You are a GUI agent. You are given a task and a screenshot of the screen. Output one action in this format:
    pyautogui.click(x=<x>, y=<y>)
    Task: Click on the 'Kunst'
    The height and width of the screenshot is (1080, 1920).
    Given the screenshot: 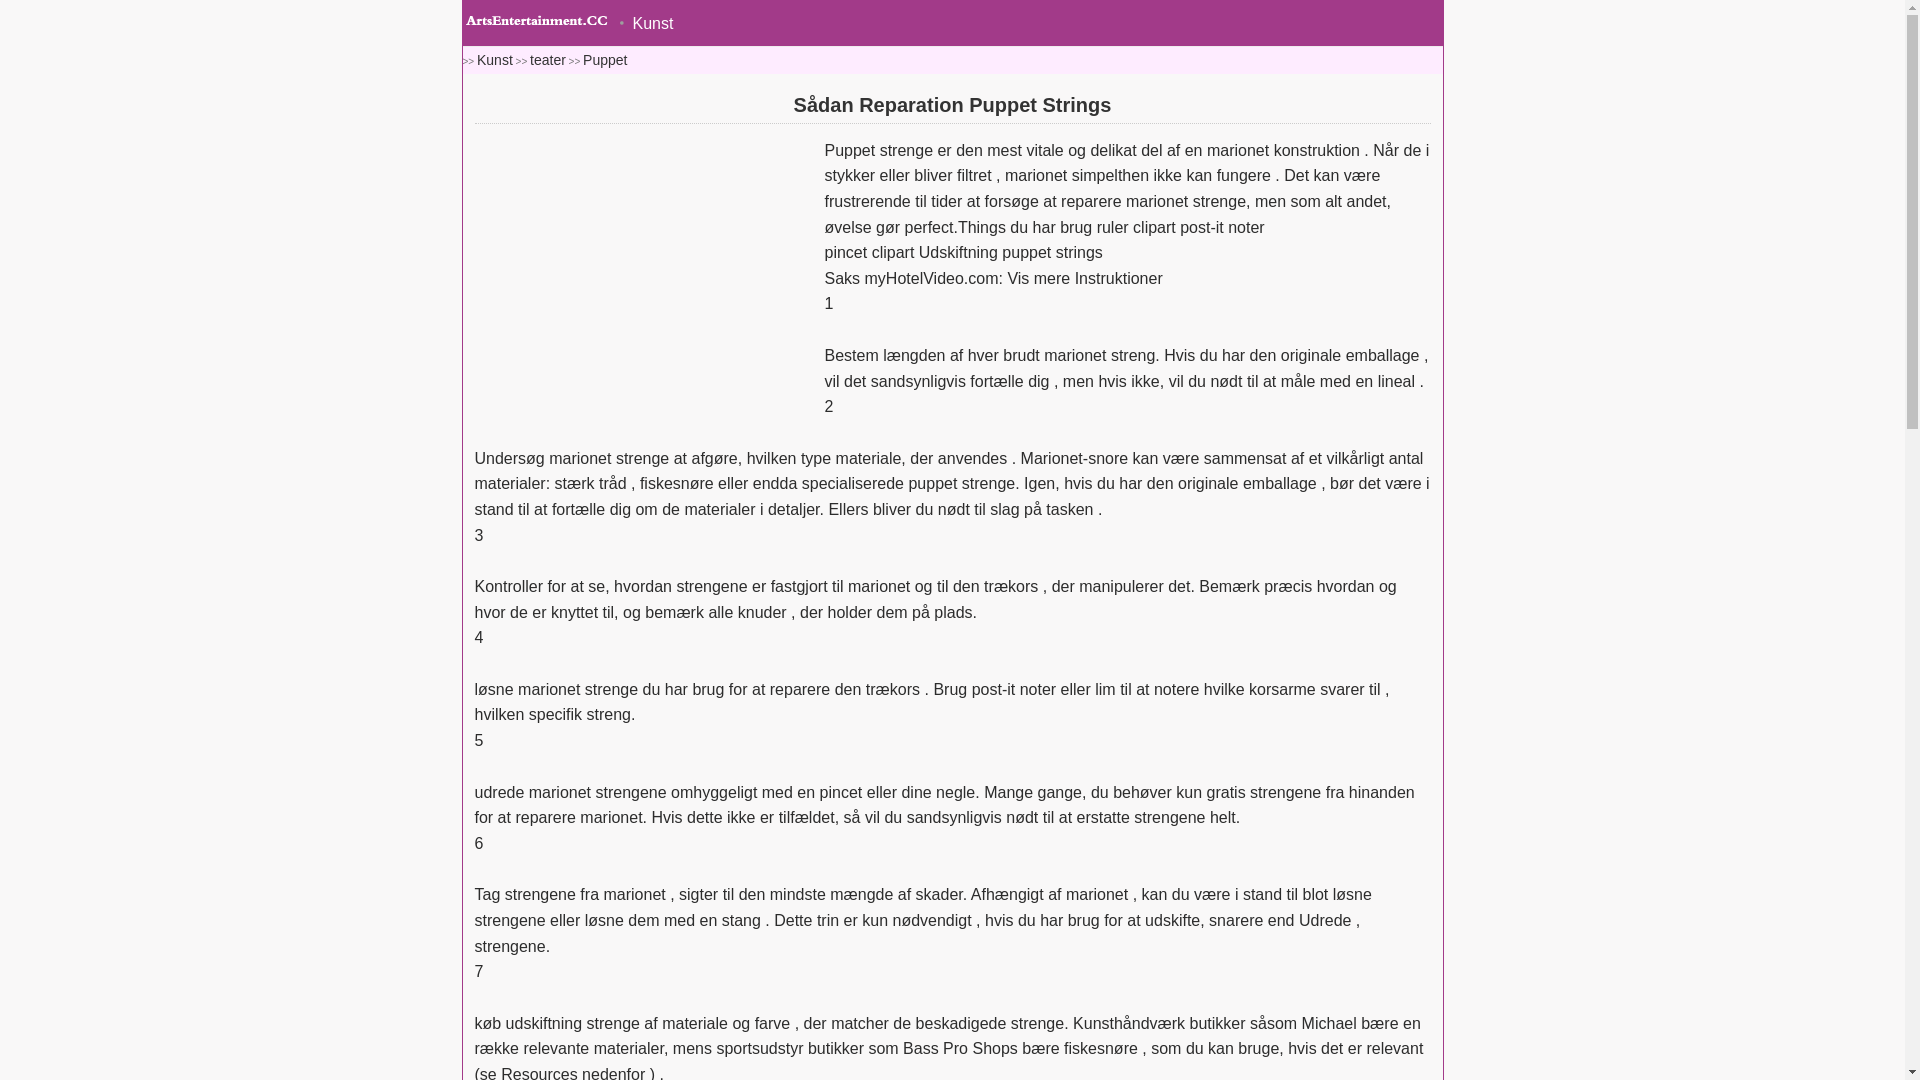 What is the action you would take?
    pyautogui.click(x=494, y=59)
    